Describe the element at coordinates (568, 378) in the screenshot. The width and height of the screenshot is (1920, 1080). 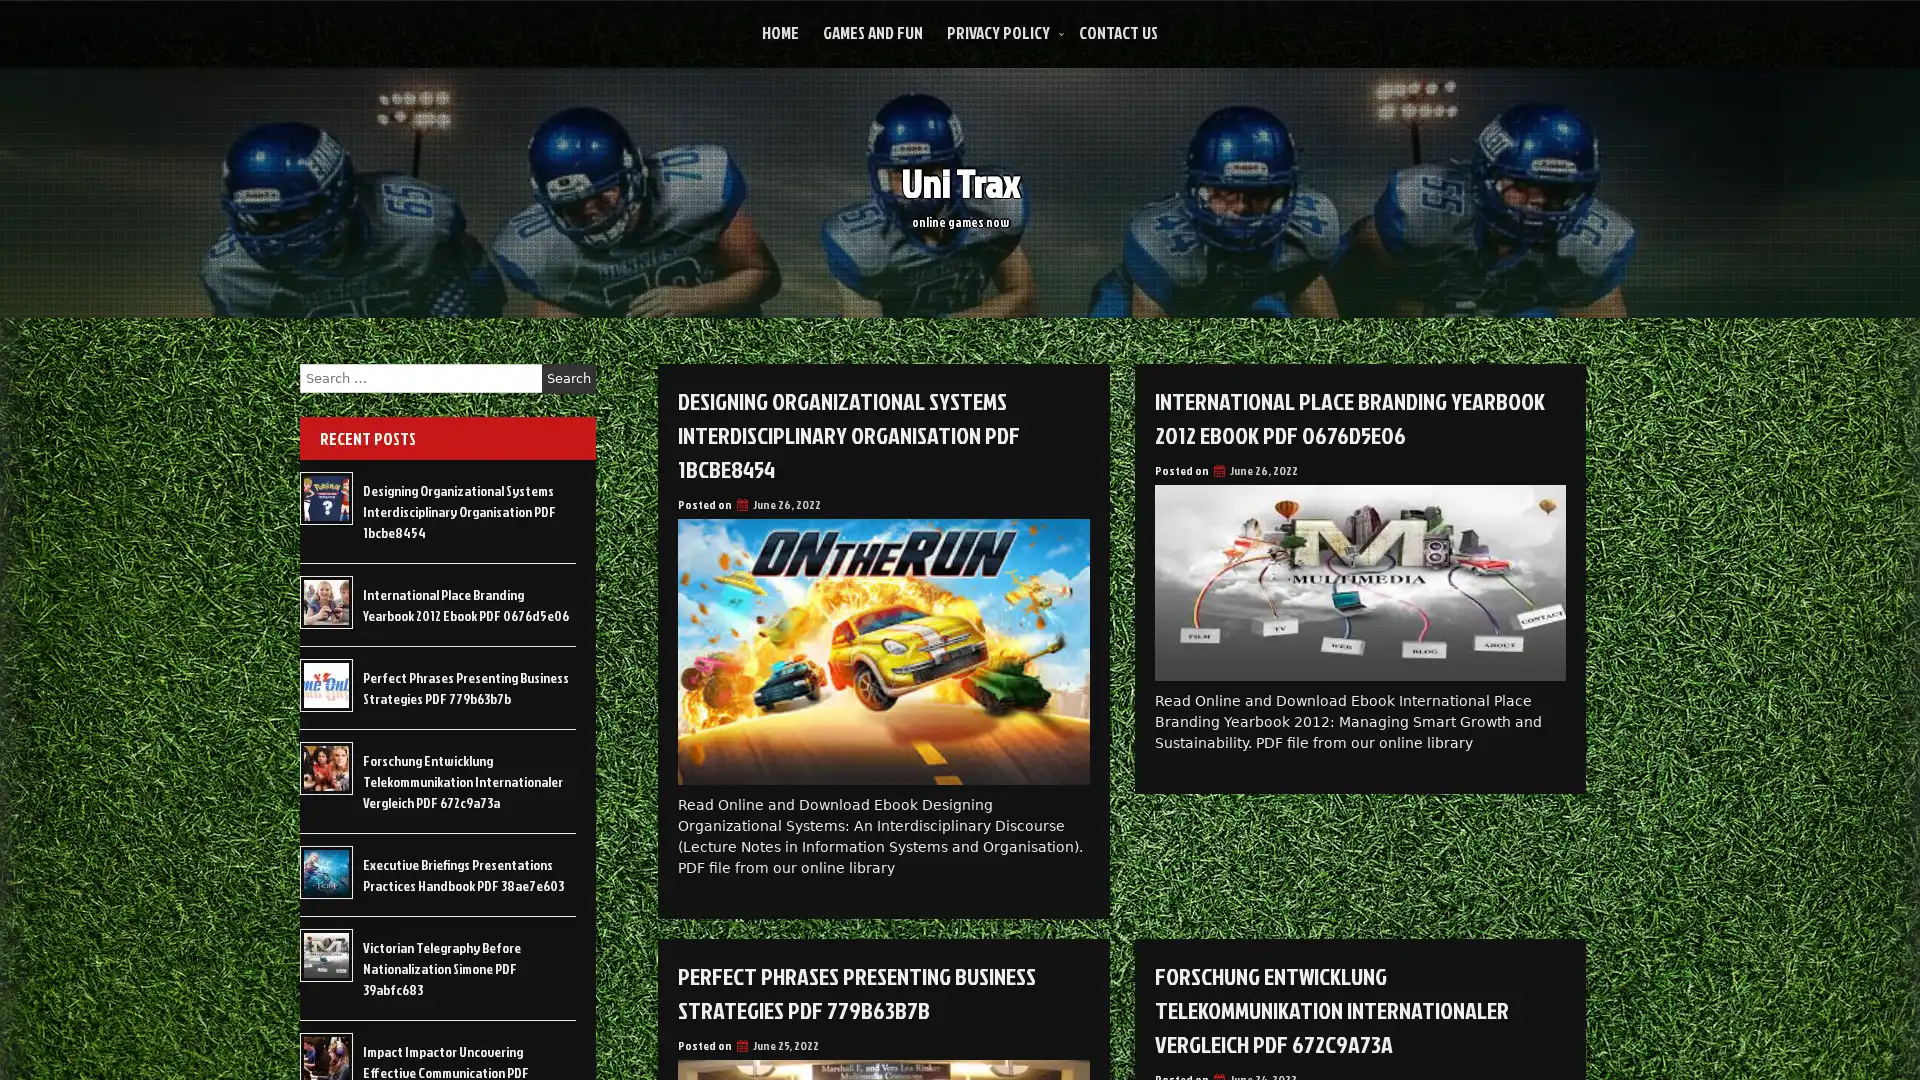
I see `Search` at that location.